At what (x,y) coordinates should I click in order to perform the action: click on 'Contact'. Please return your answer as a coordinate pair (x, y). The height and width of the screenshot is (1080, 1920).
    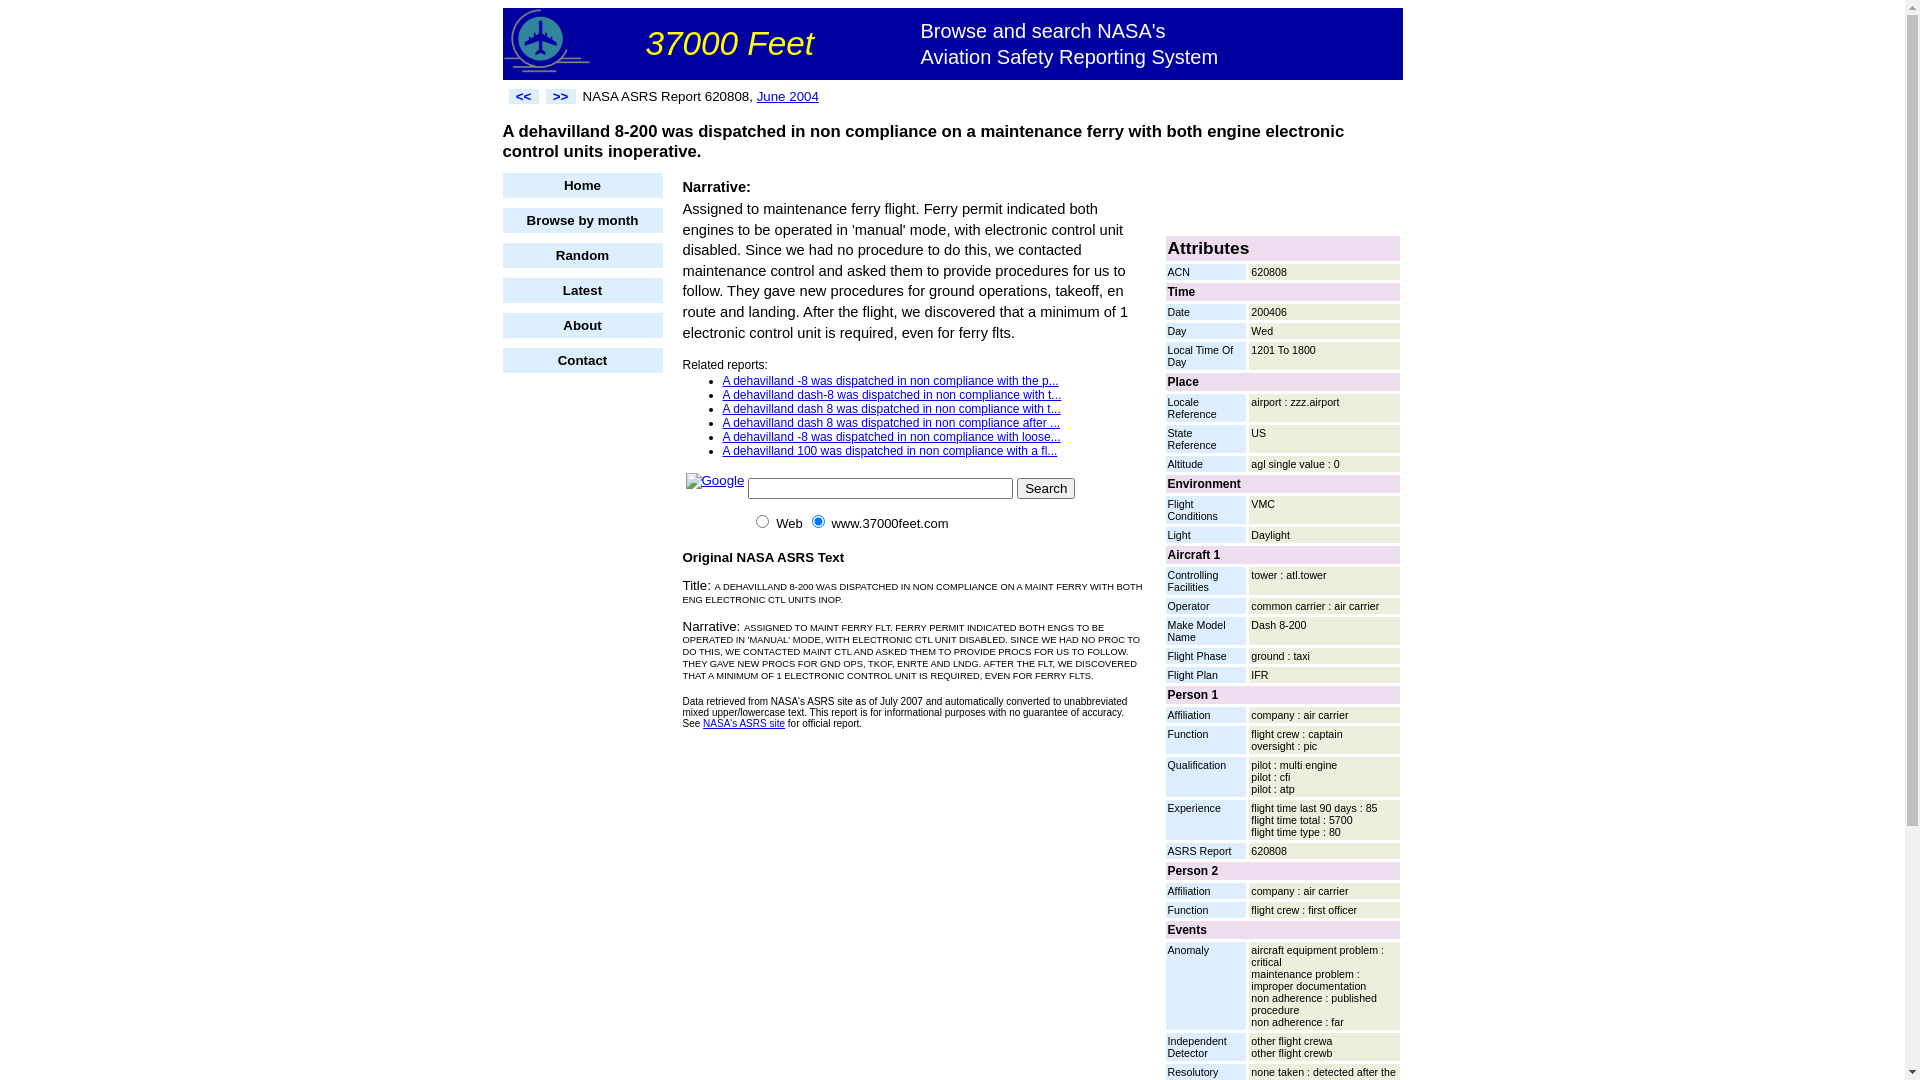
    Looking at the image, I should click on (502, 360).